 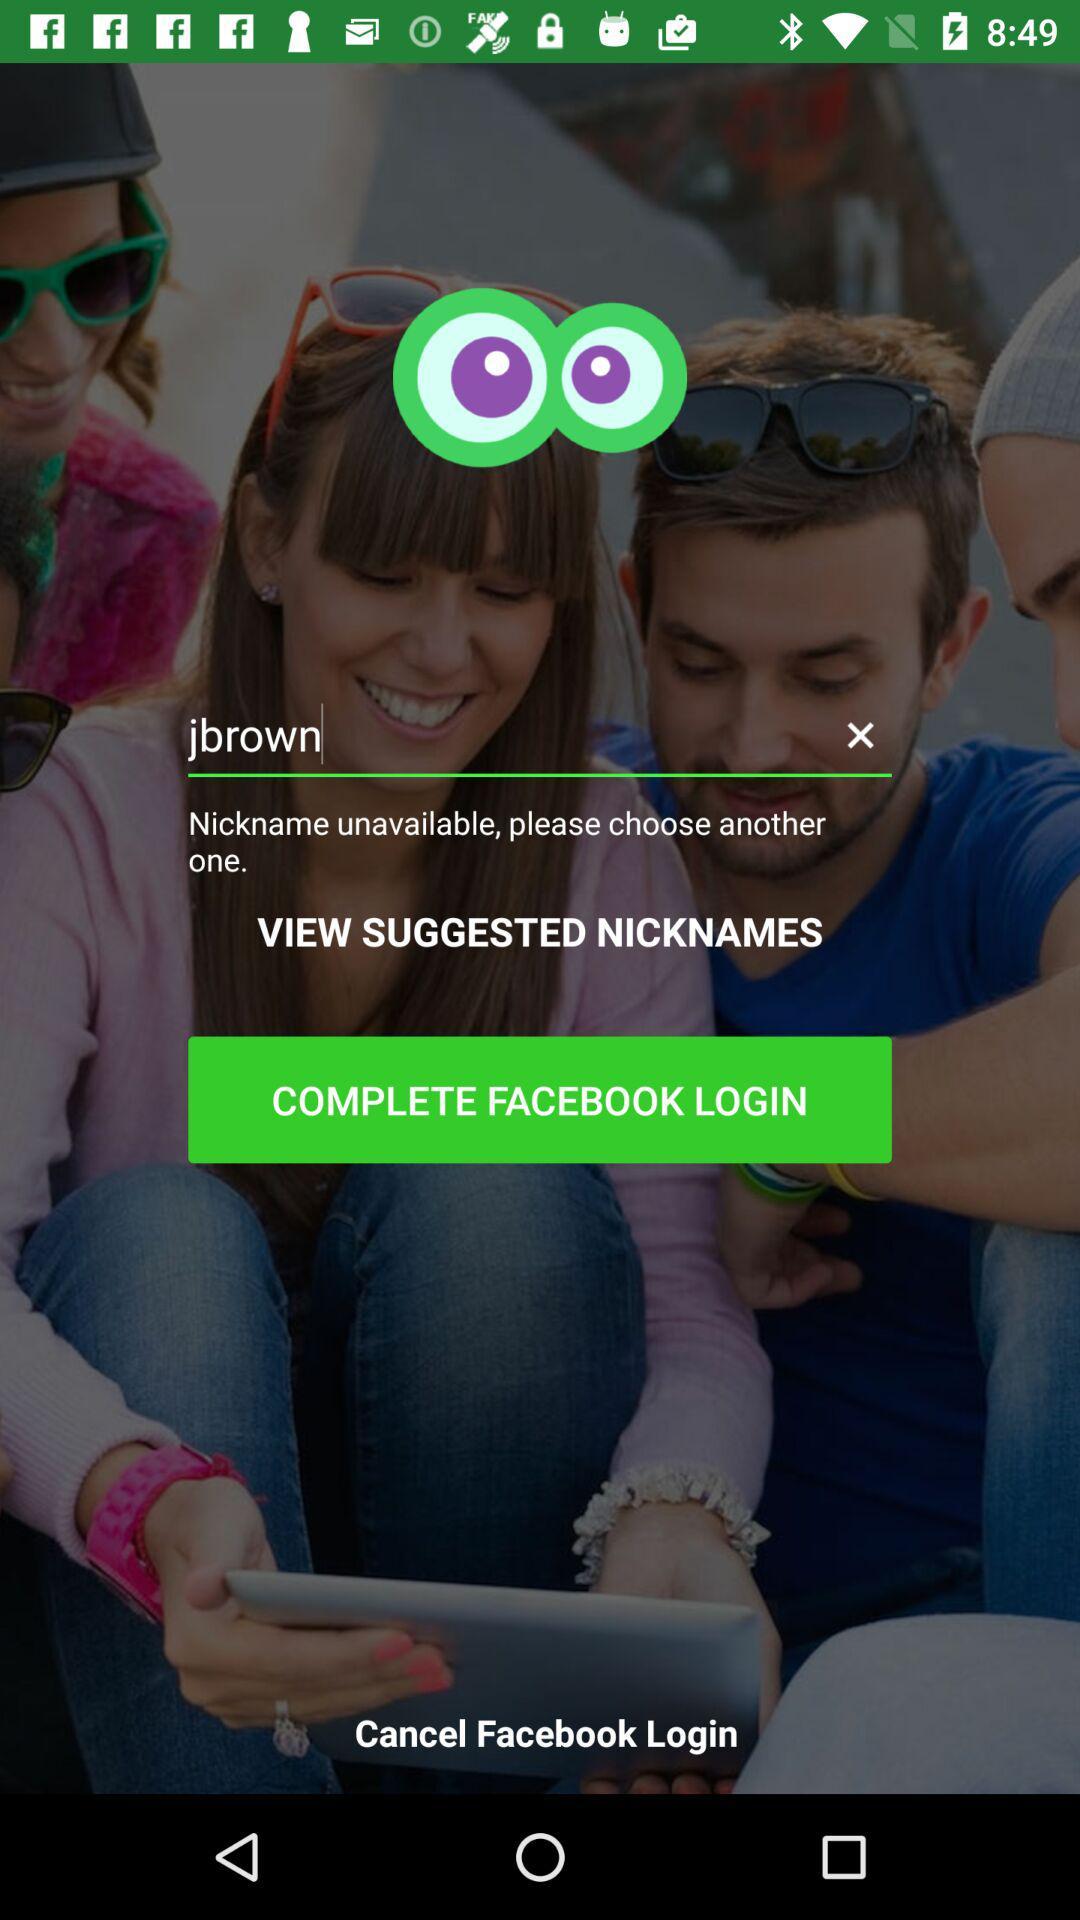 What do you see at coordinates (859, 733) in the screenshot?
I see `item on the right` at bounding box center [859, 733].